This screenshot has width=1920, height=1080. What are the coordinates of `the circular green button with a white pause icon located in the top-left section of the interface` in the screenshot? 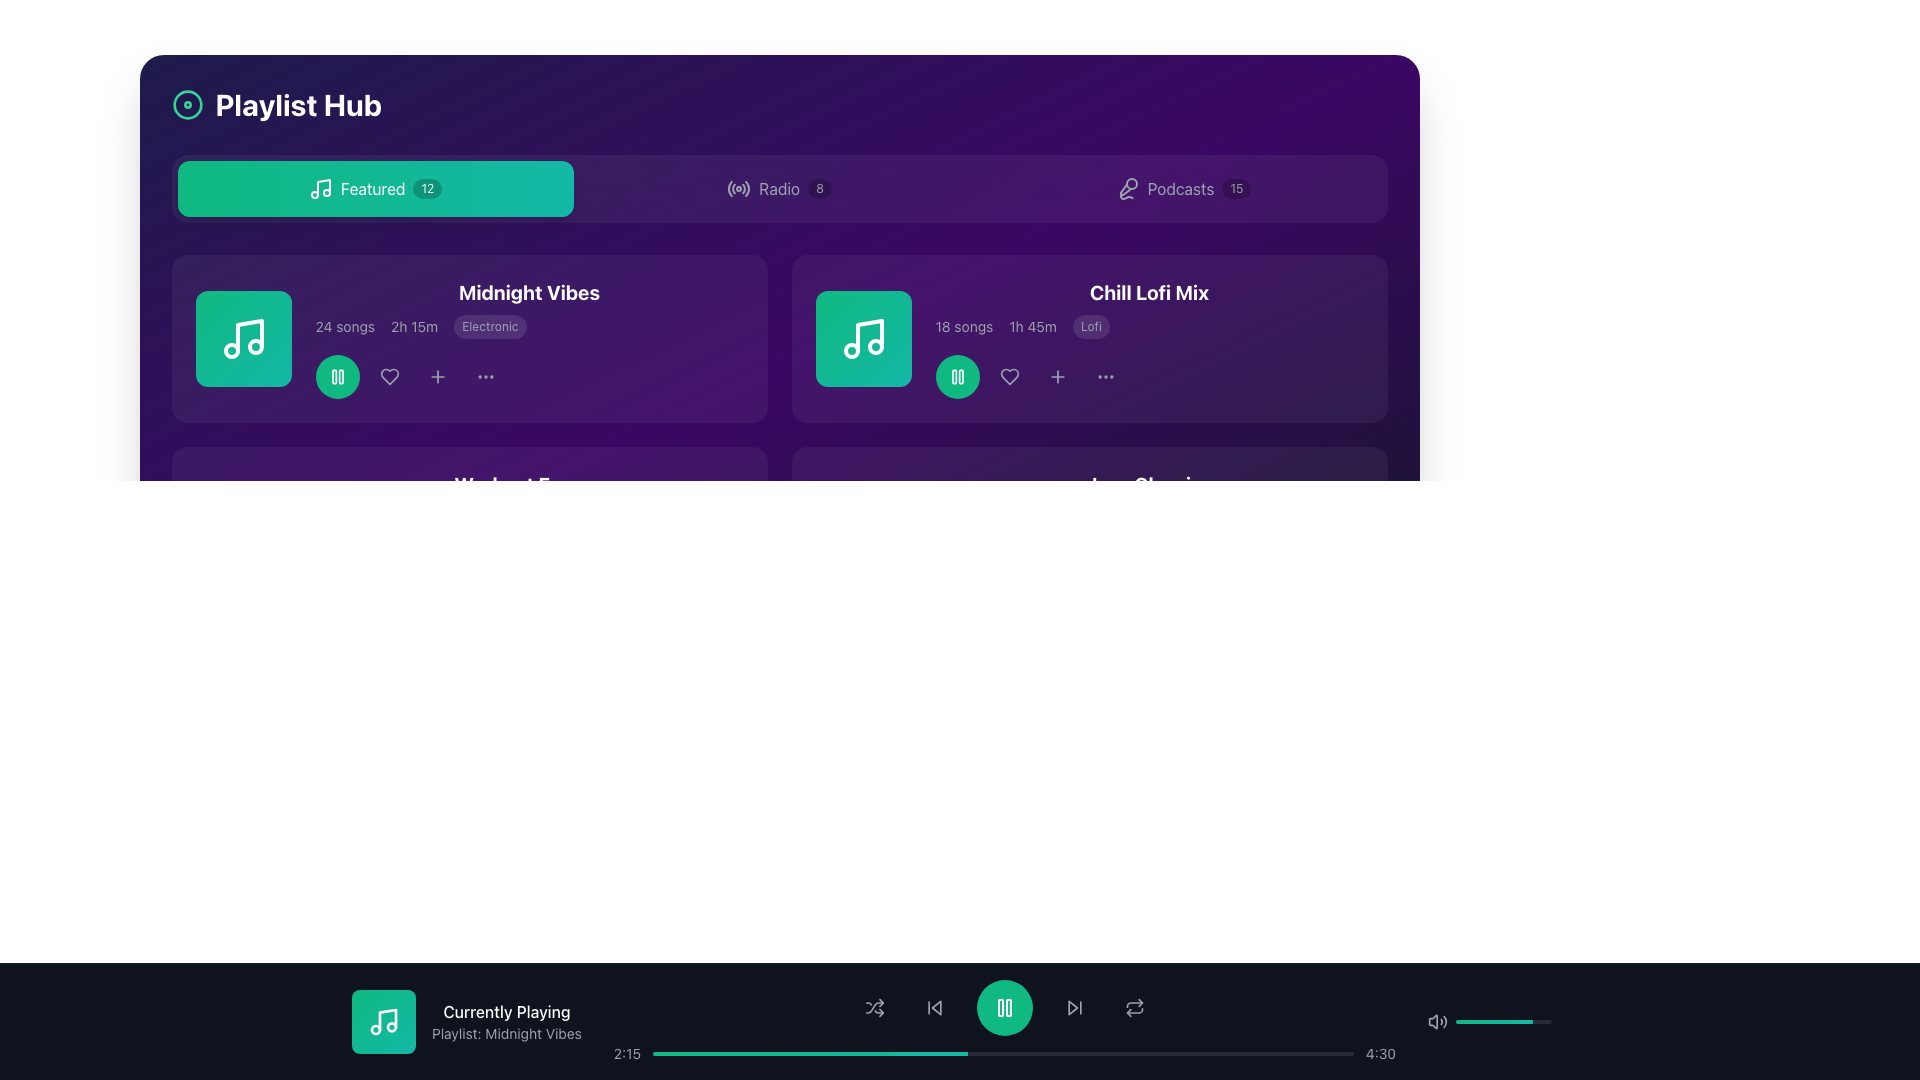 It's located at (337, 377).